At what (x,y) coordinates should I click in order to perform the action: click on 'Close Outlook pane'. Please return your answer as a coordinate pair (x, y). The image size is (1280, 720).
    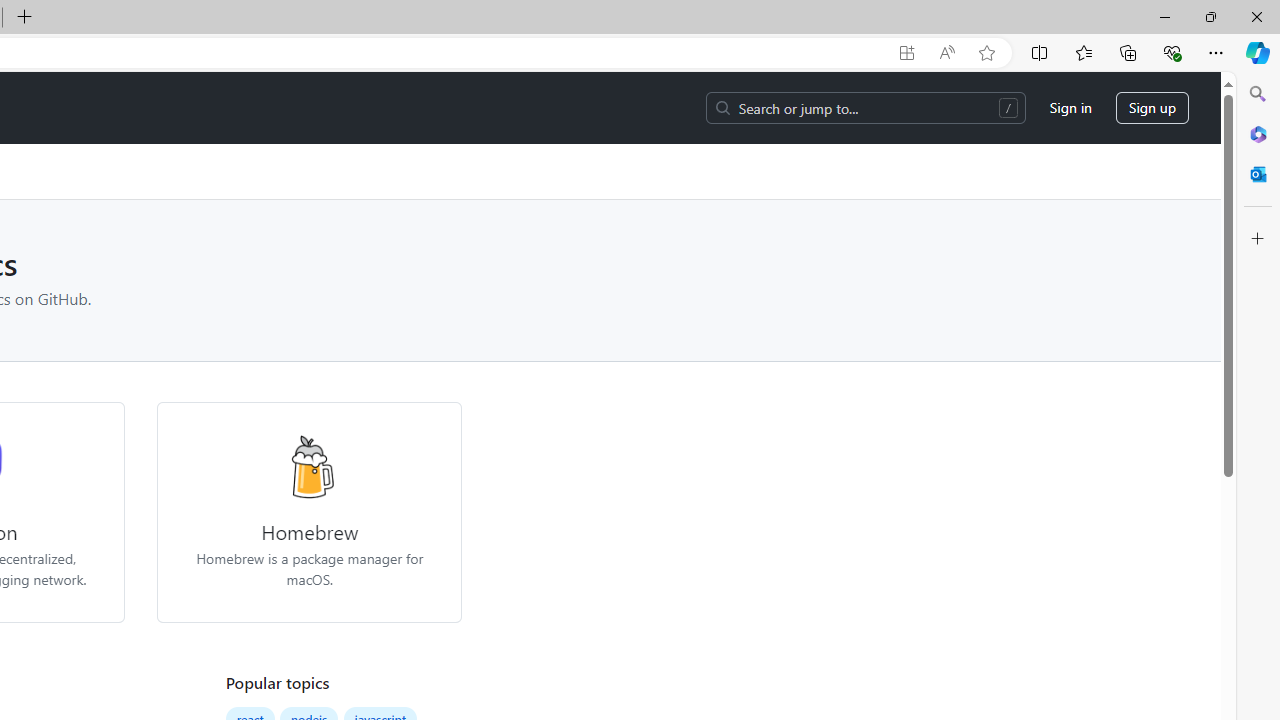
    Looking at the image, I should click on (1257, 173).